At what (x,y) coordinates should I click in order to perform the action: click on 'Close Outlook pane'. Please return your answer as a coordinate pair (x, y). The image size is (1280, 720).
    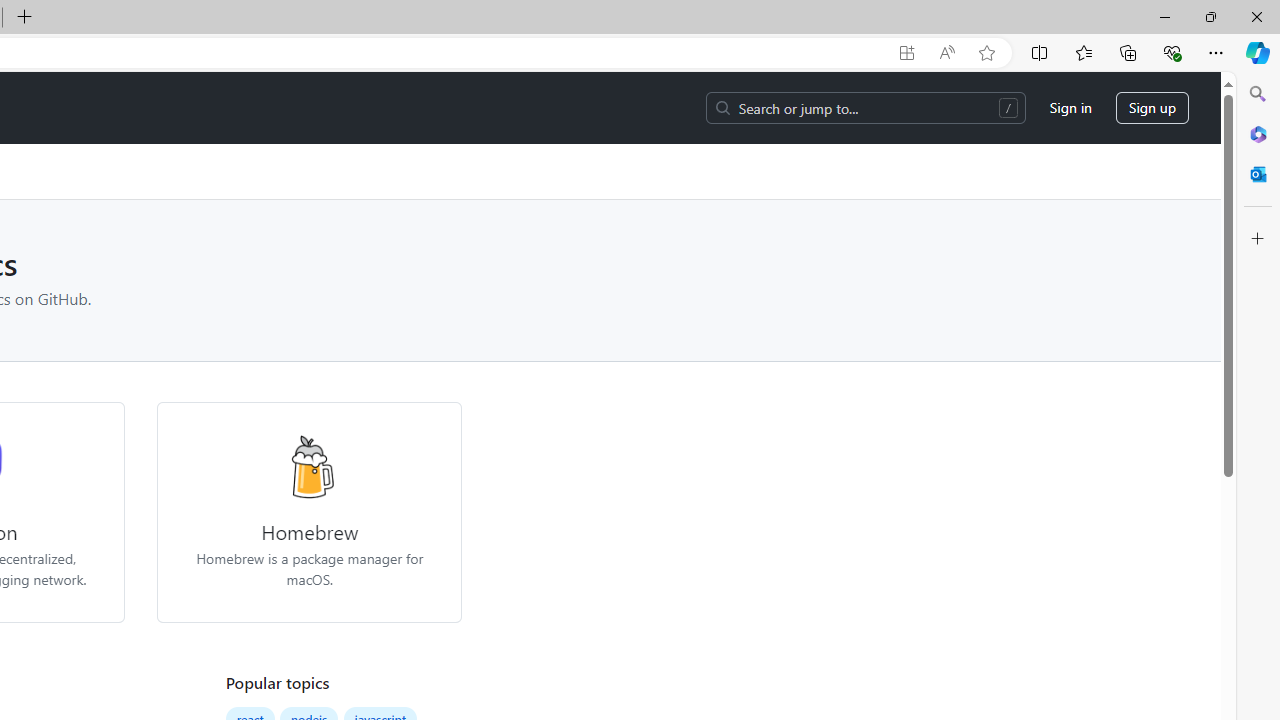
    Looking at the image, I should click on (1257, 173).